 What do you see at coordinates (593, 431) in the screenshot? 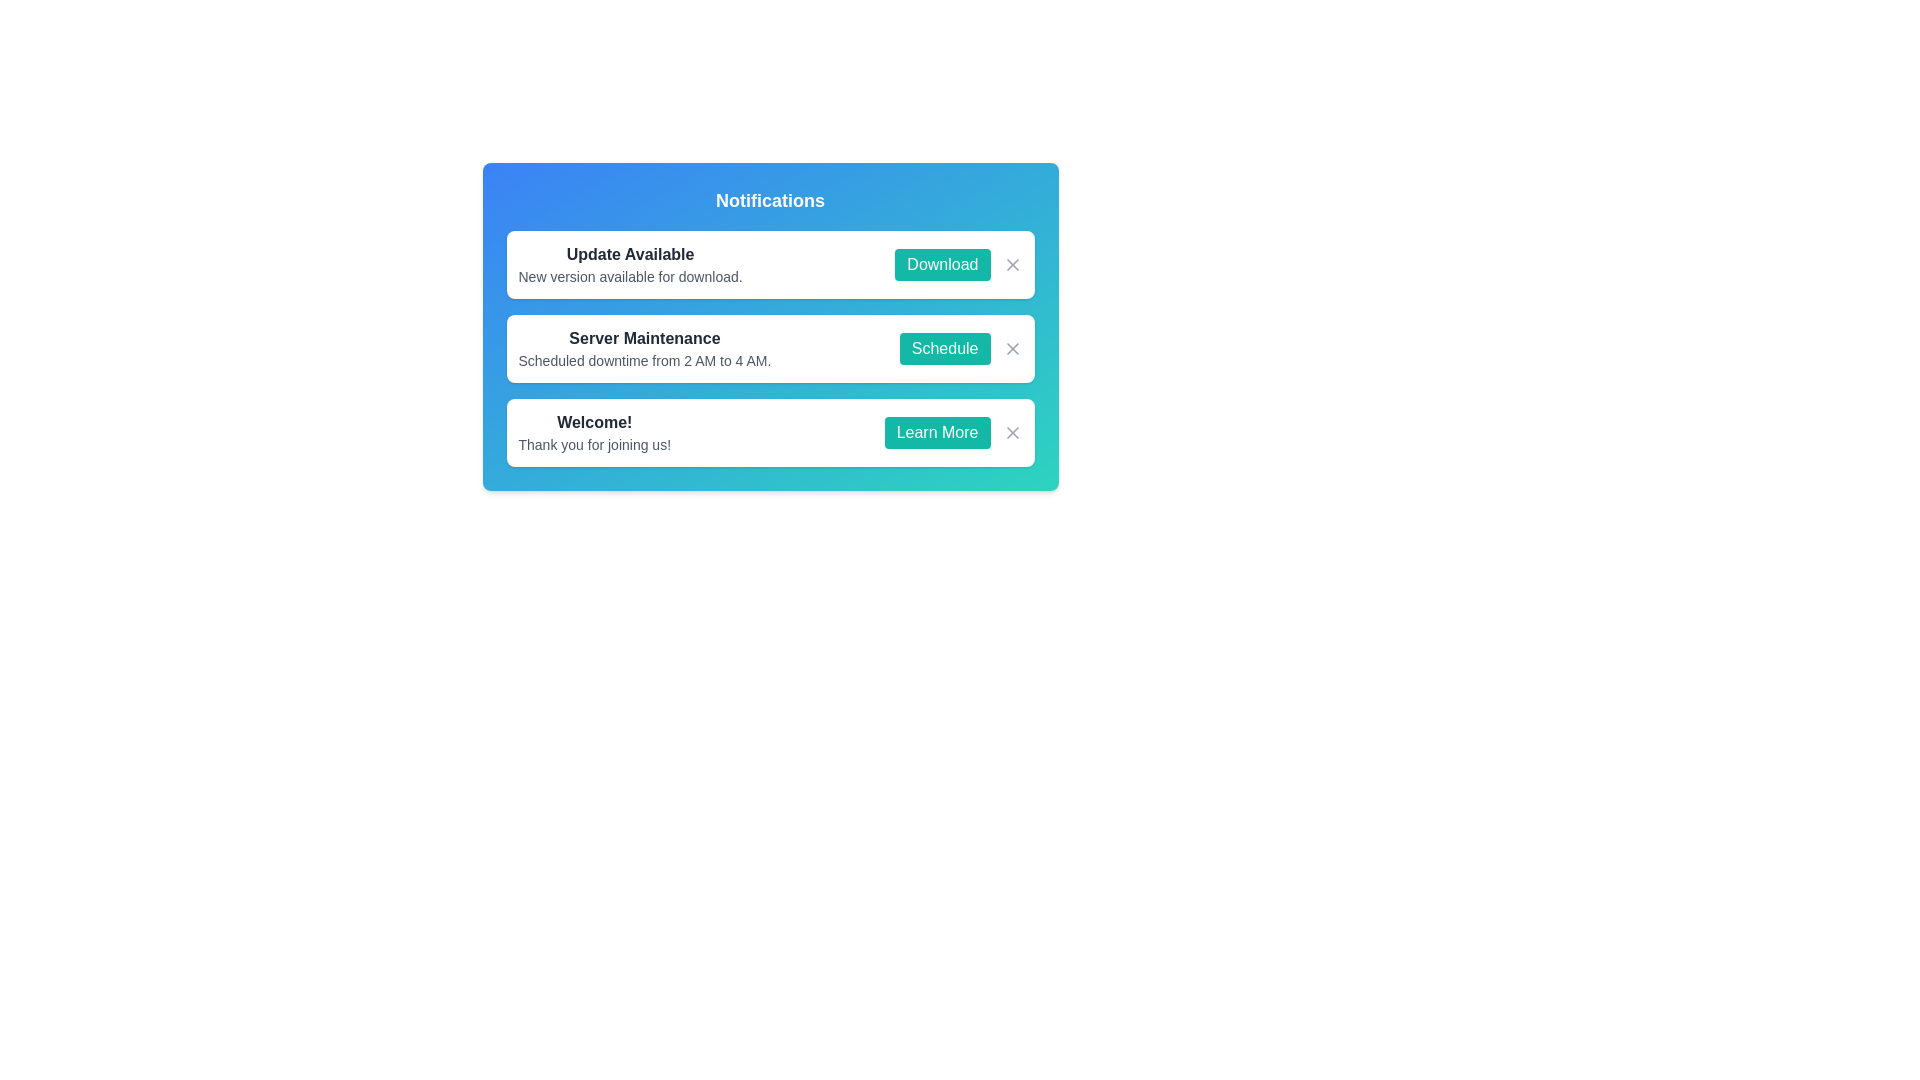
I see `the notification titled 'Welcome!'` at bounding box center [593, 431].